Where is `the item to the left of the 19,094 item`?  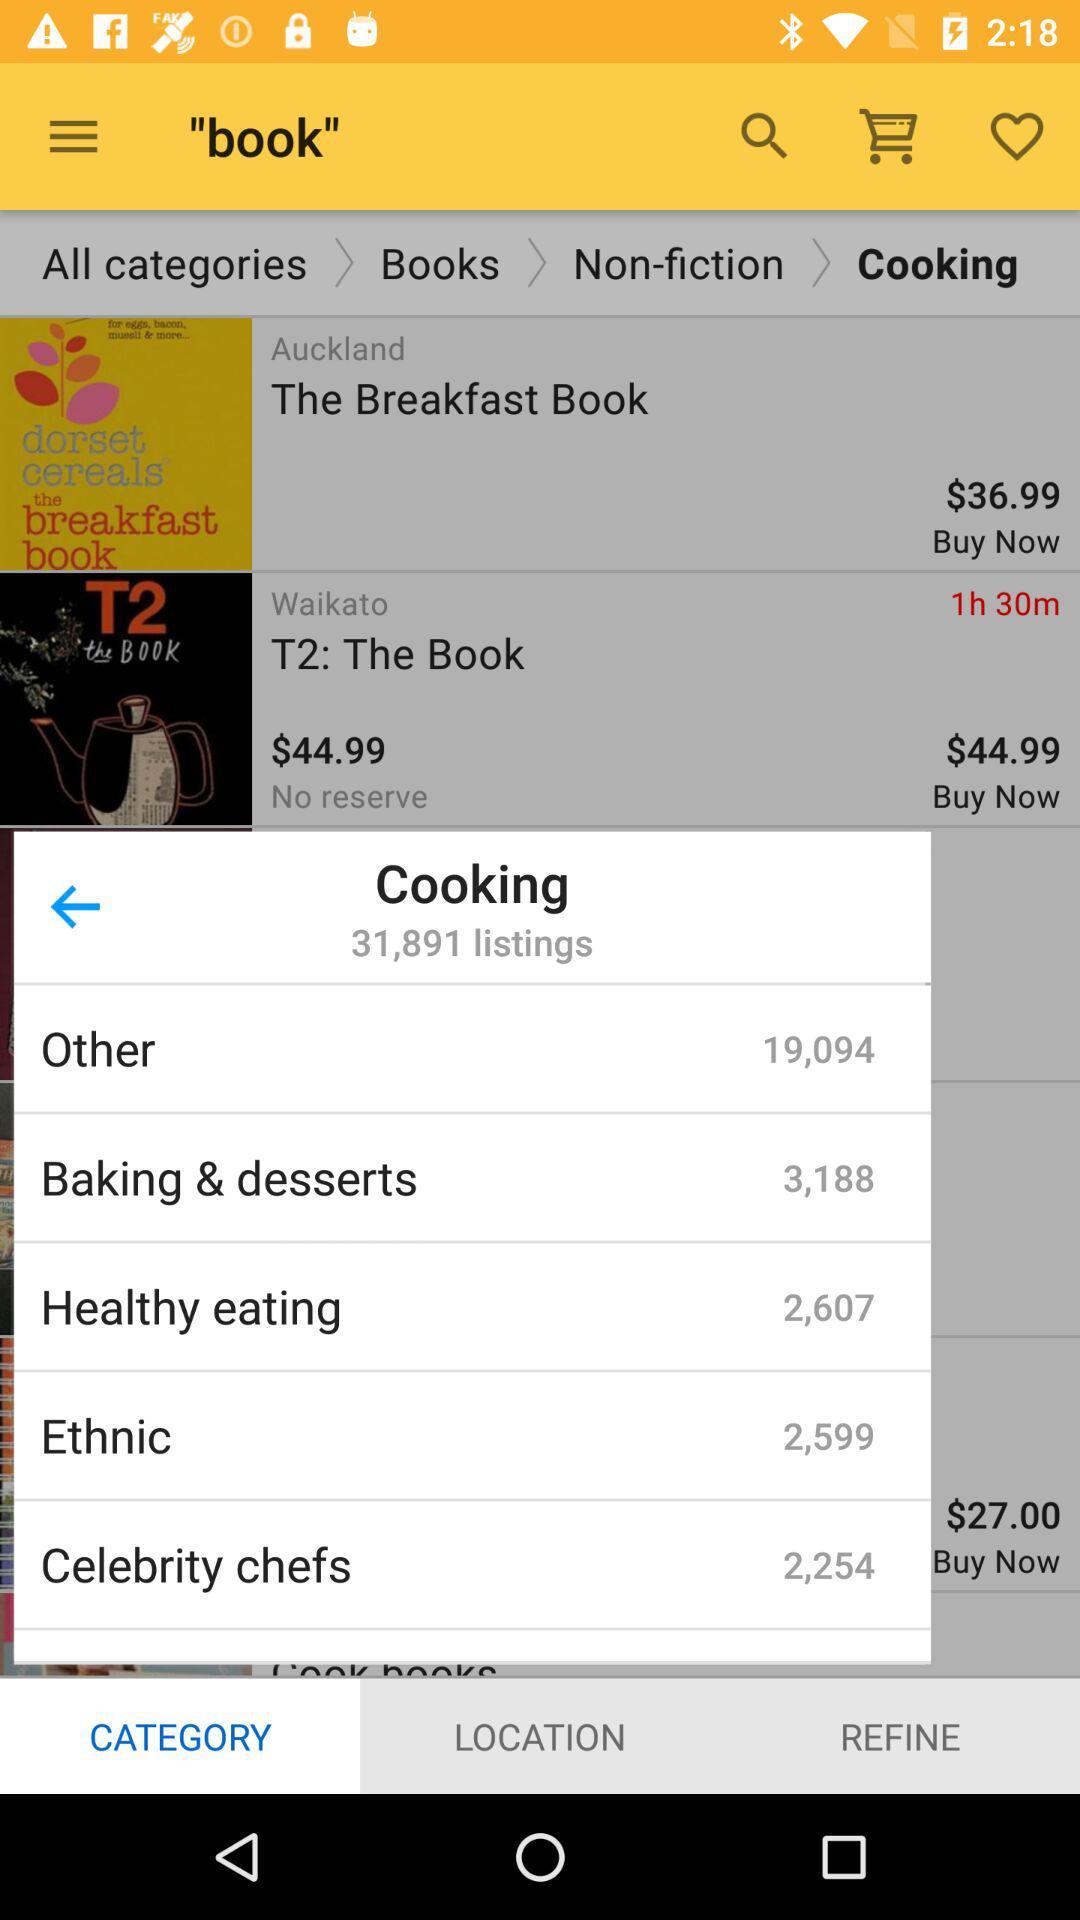
the item to the left of the 19,094 item is located at coordinates (401, 1047).